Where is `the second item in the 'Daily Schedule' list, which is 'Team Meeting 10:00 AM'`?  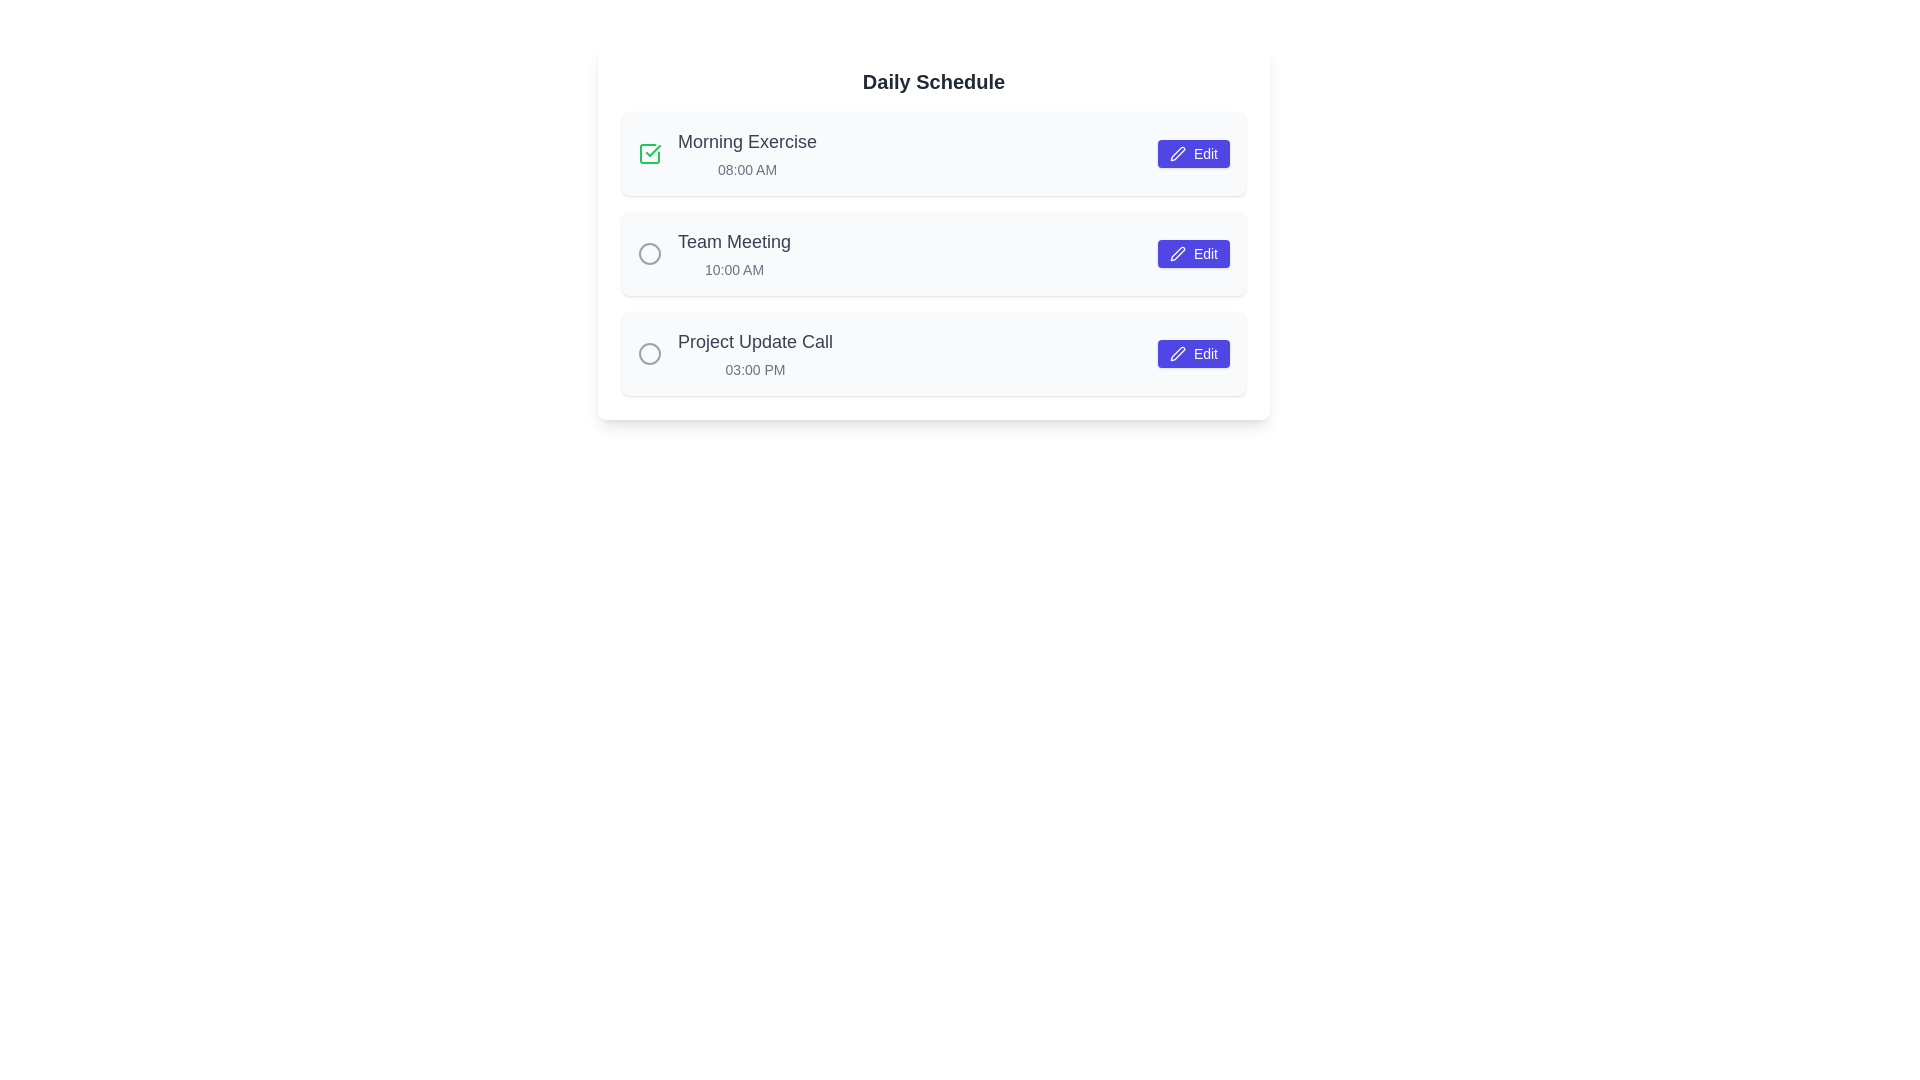
the second item in the 'Daily Schedule' list, which is 'Team Meeting 10:00 AM' is located at coordinates (933, 253).